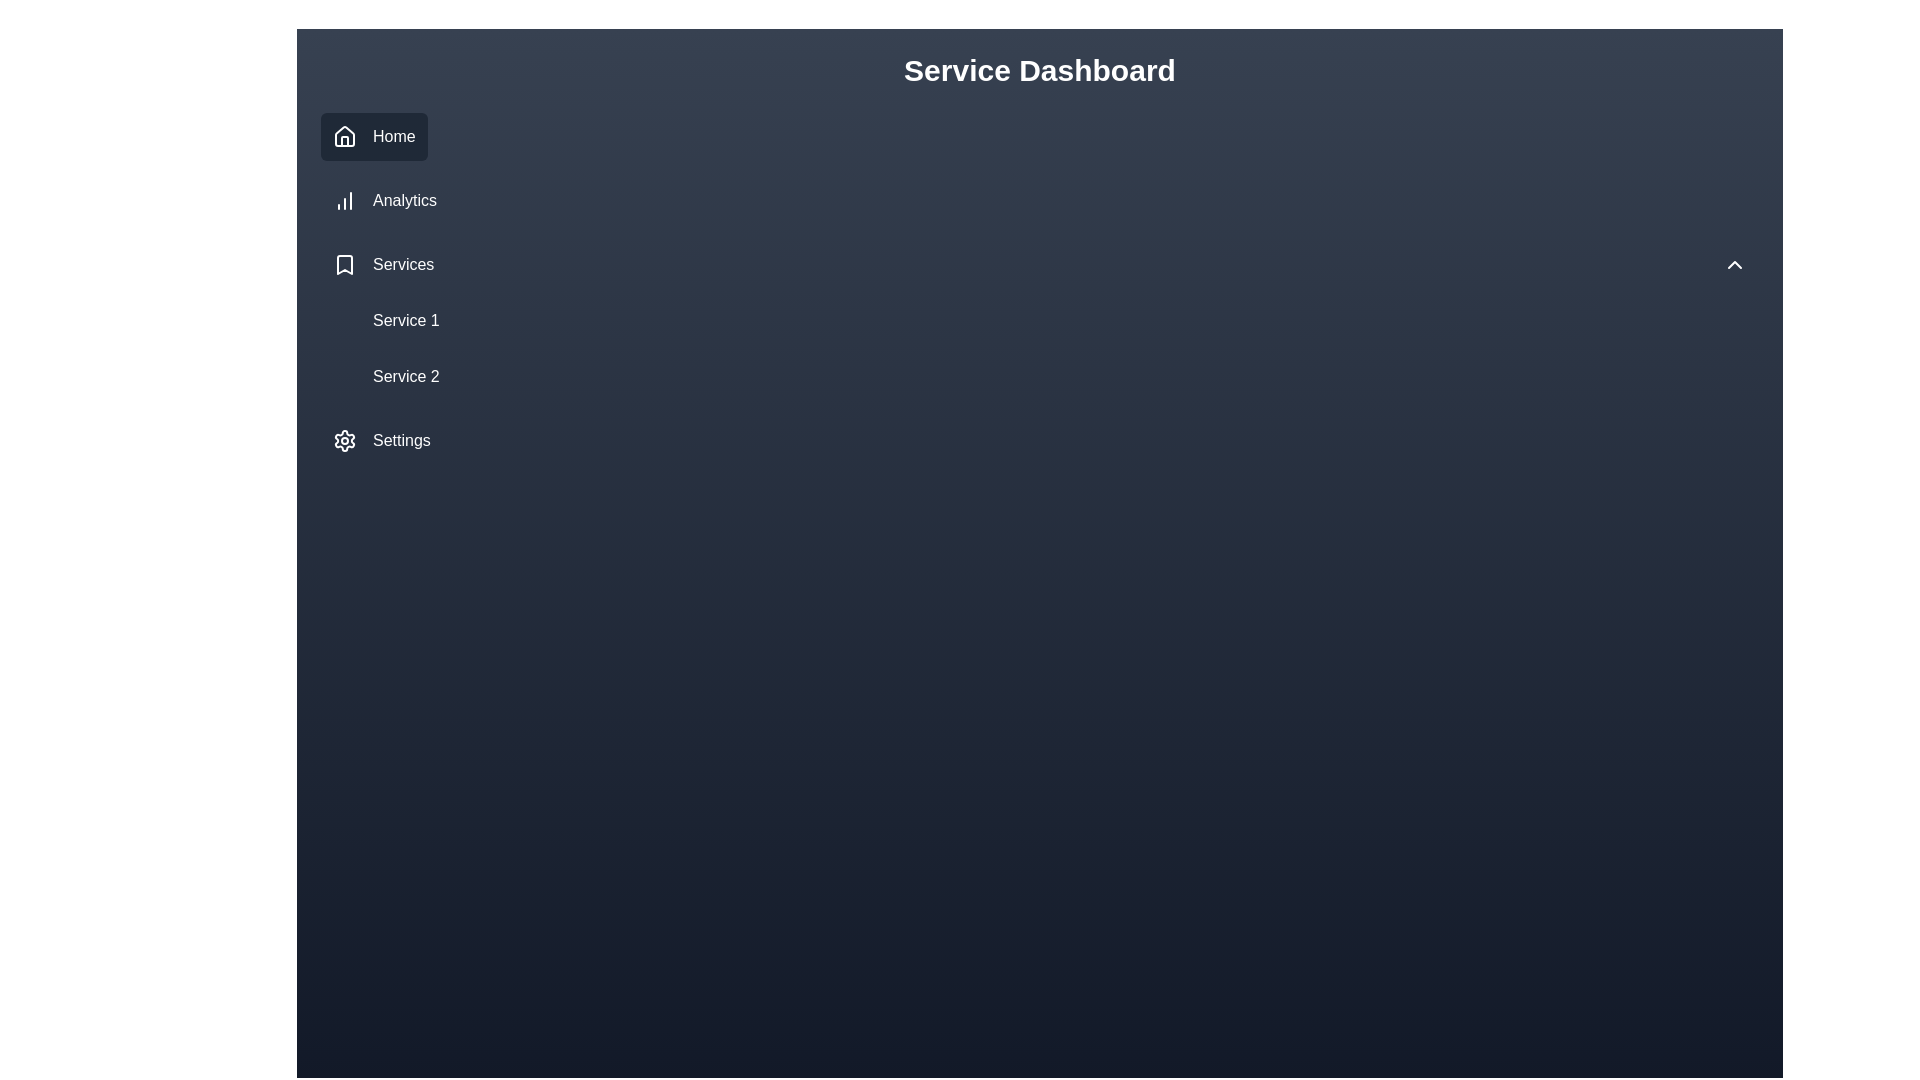 The image size is (1920, 1080). I want to click on the 'Services' label in the left sidebar menu, so click(402, 264).